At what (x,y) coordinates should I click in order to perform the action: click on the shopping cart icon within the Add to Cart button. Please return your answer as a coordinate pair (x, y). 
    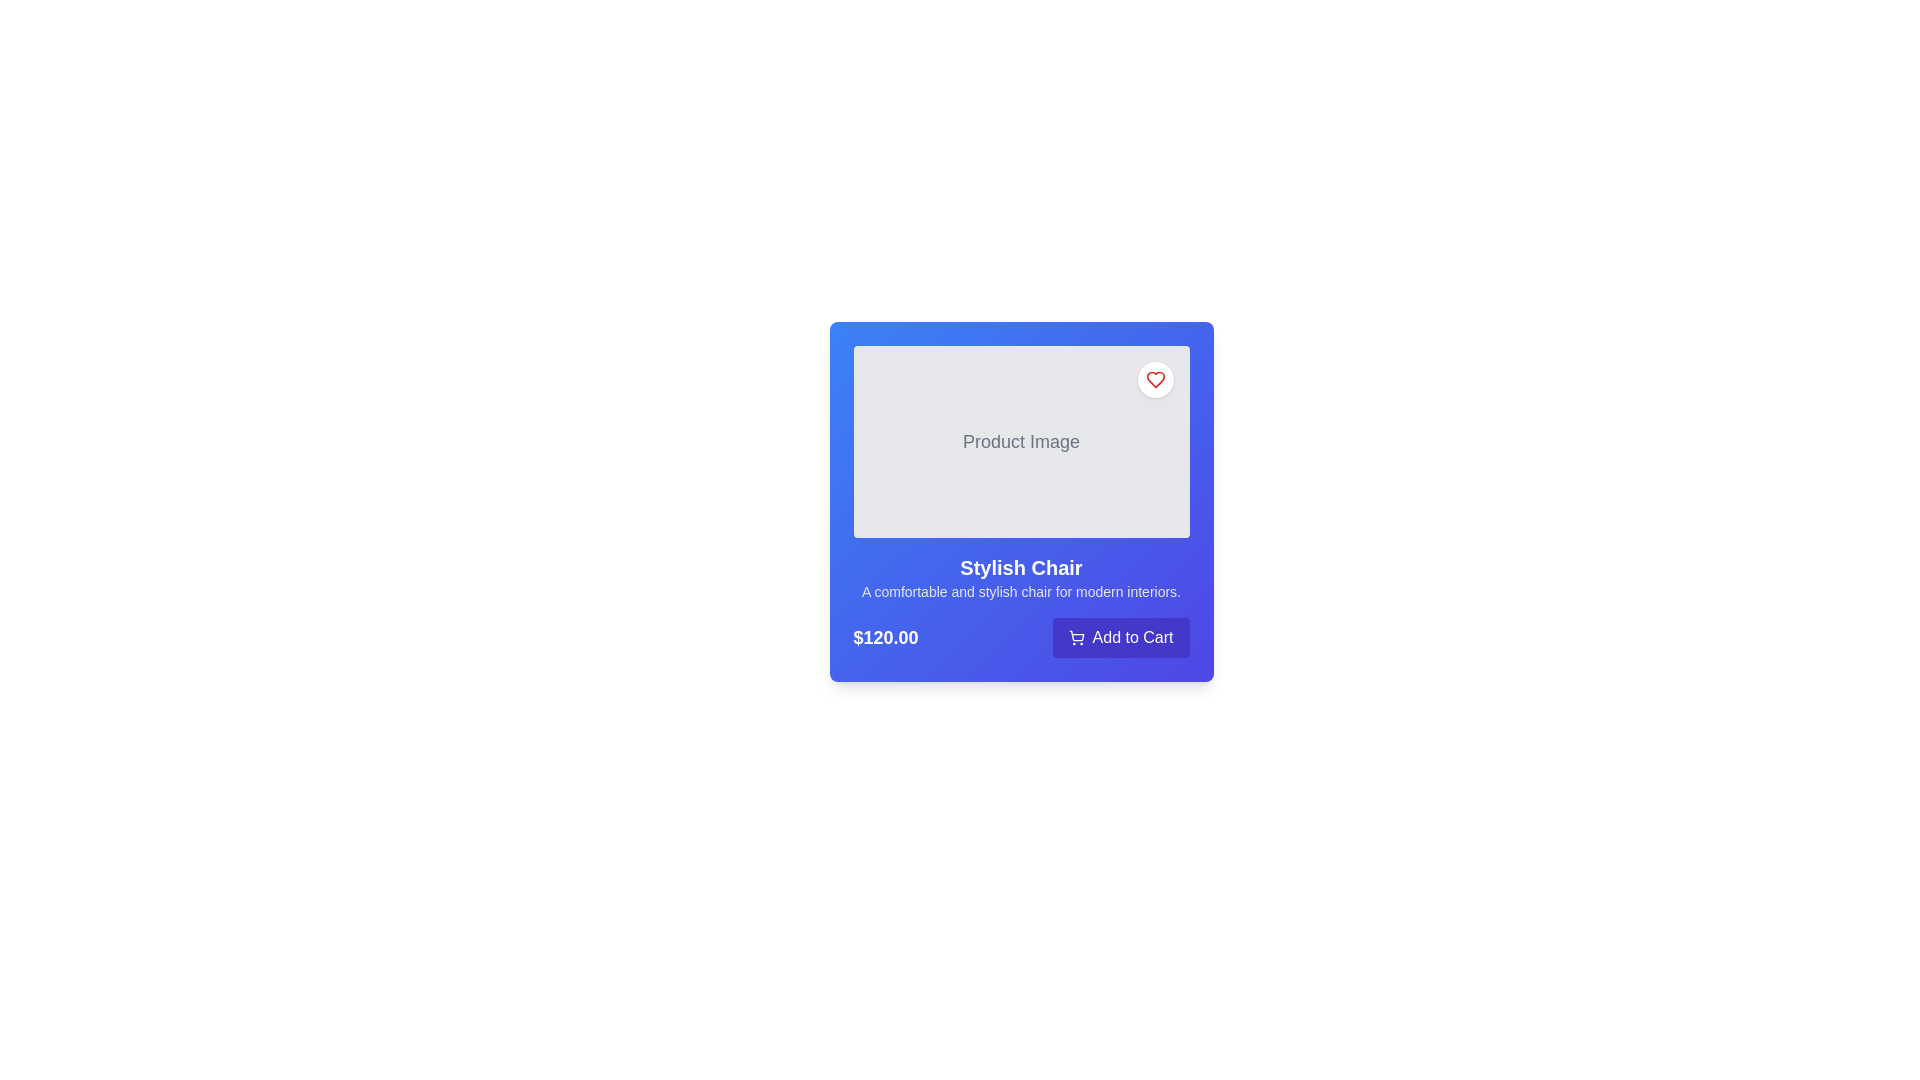
    Looking at the image, I should click on (1075, 636).